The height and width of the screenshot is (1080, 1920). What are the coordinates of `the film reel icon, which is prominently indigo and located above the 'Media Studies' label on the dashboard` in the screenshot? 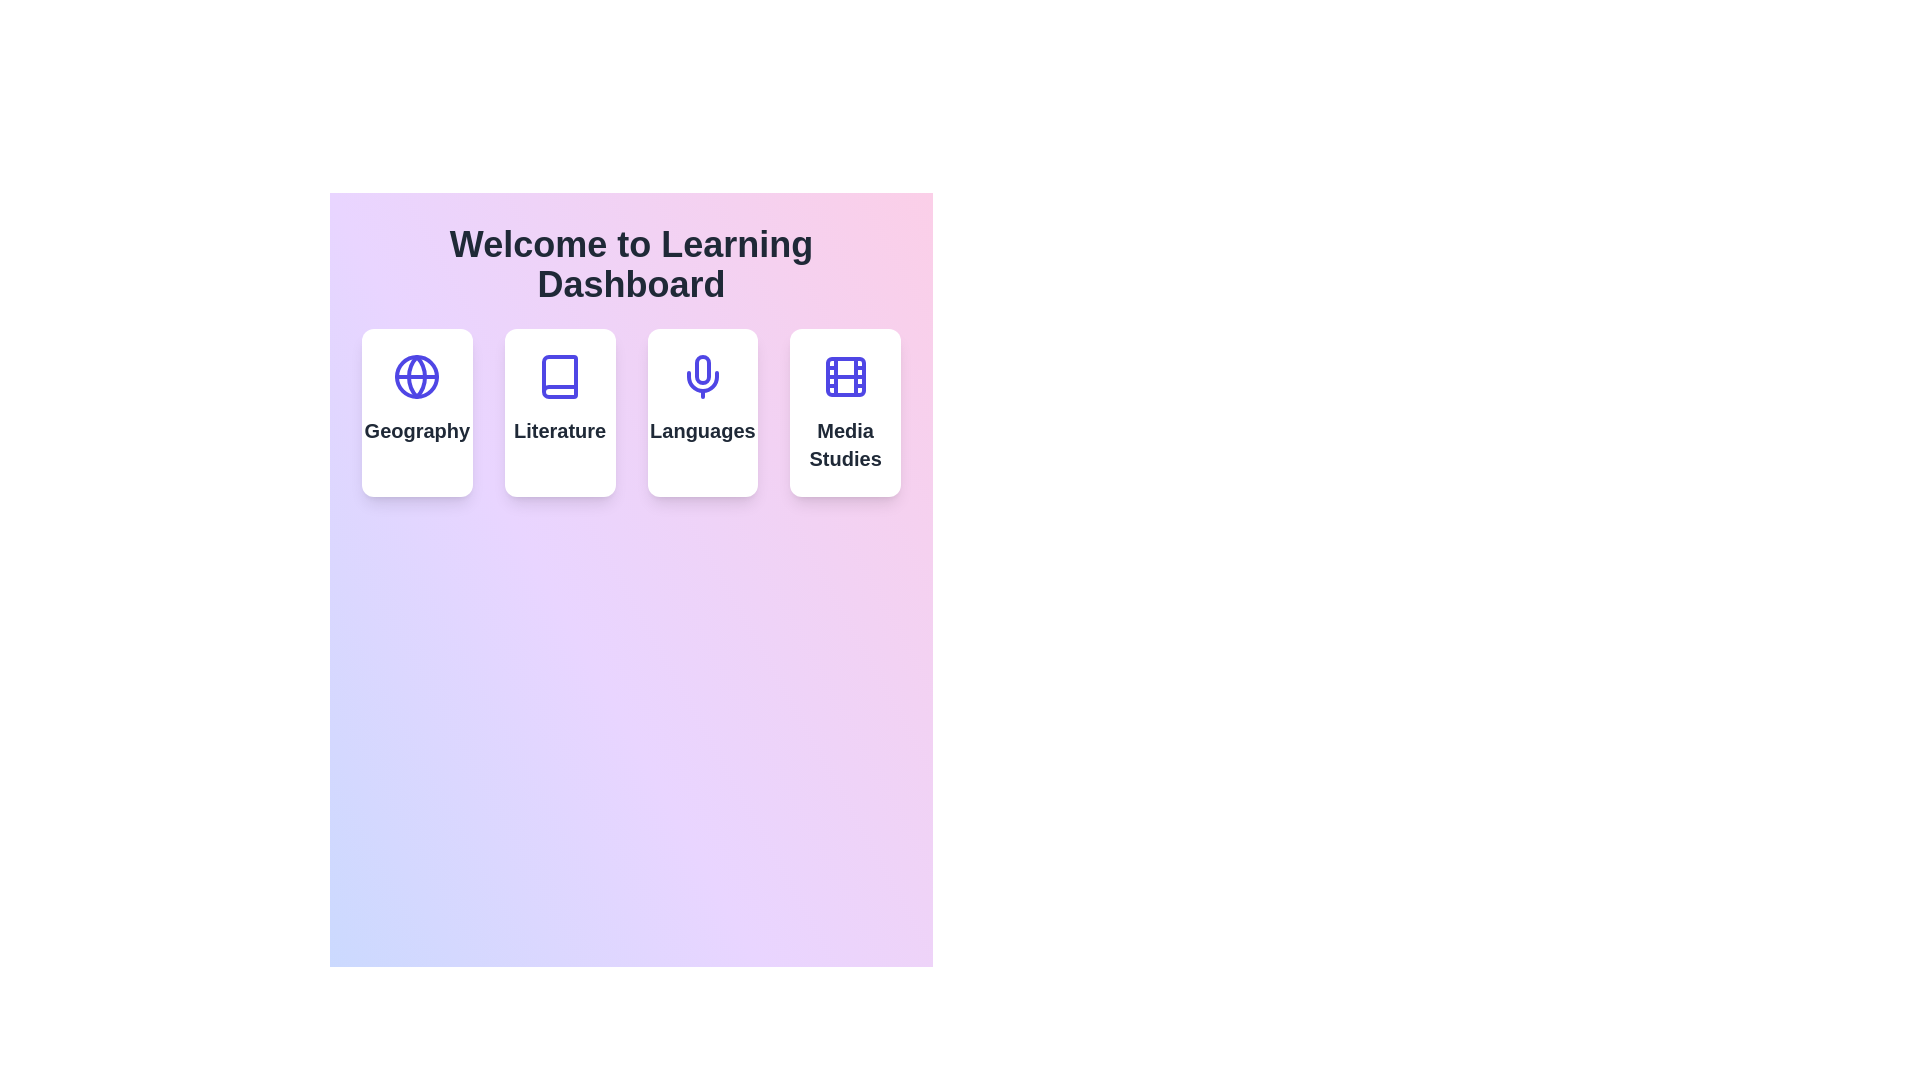 It's located at (845, 377).